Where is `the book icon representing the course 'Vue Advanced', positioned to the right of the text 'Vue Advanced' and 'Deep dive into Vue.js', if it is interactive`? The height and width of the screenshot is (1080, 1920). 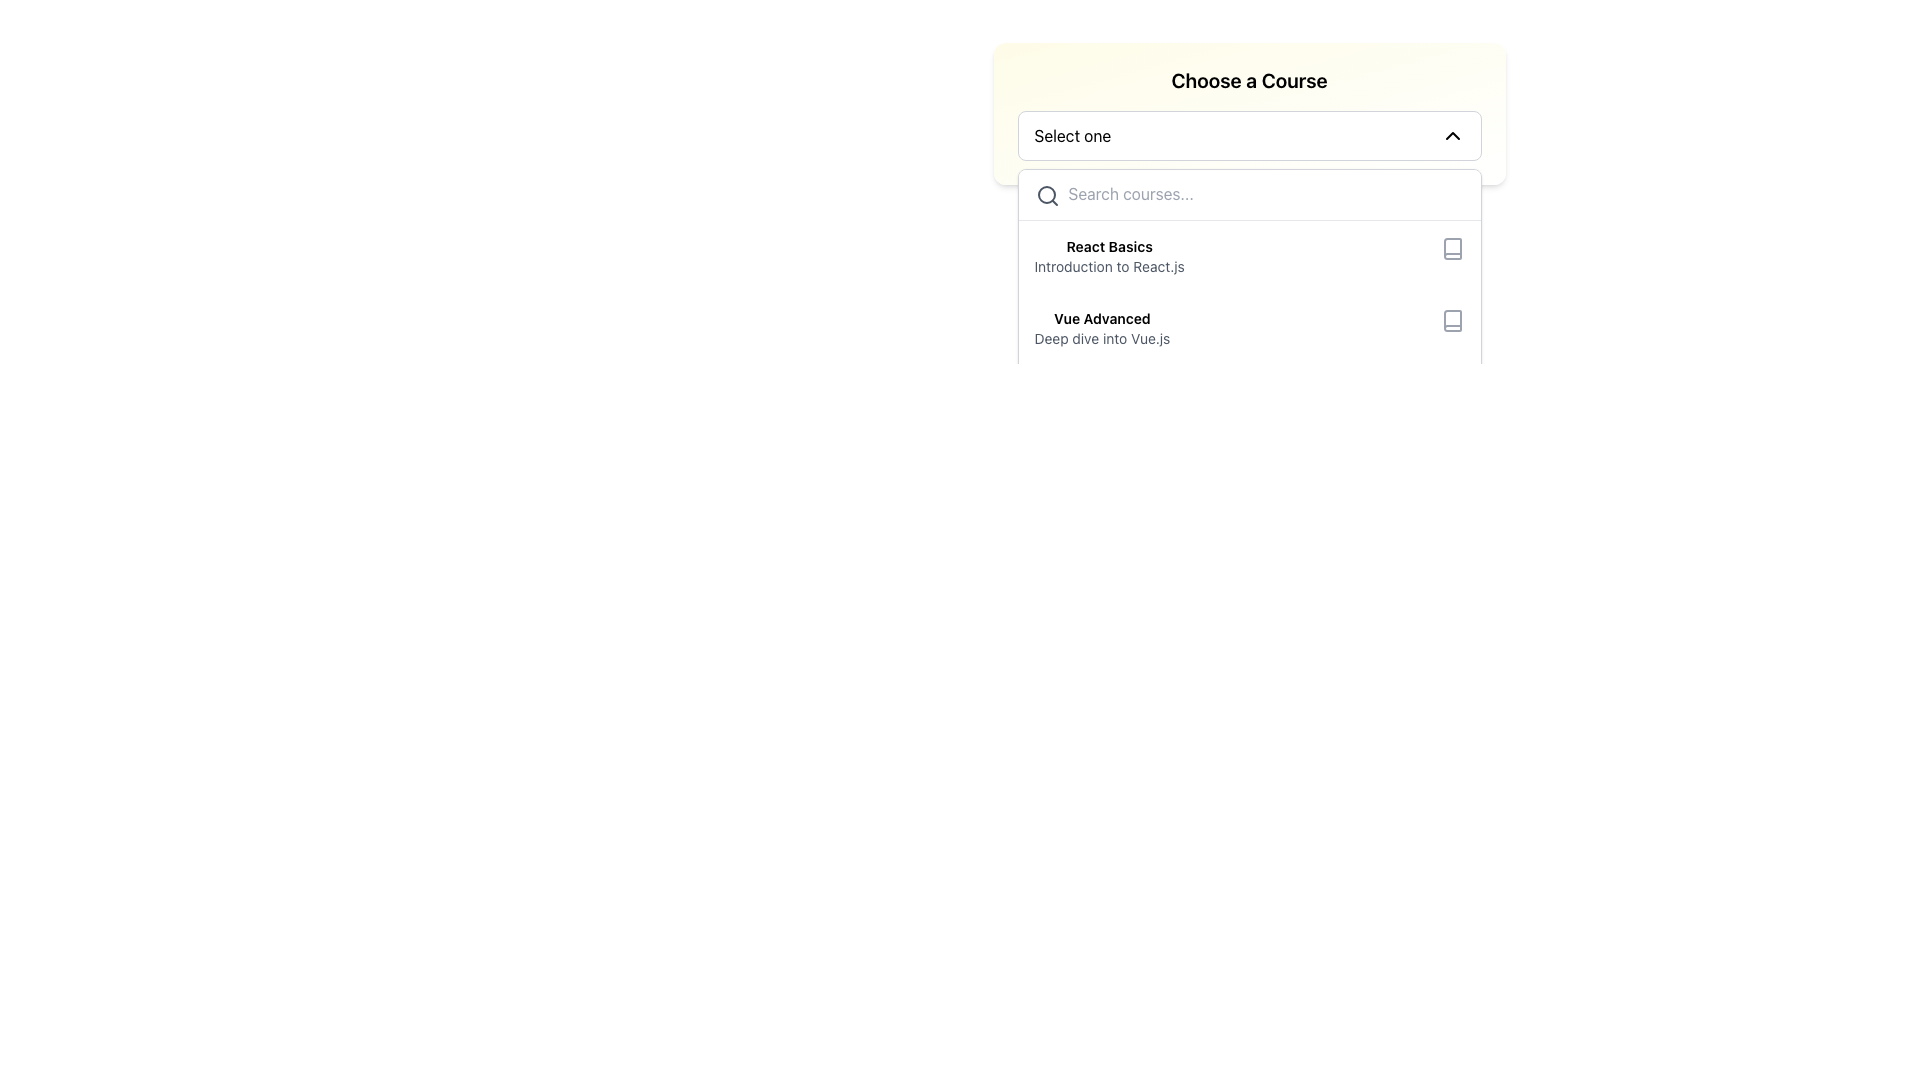
the book icon representing the course 'Vue Advanced', positioned to the right of the text 'Vue Advanced' and 'Deep dive into Vue.js', if it is interactive is located at coordinates (1452, 319).